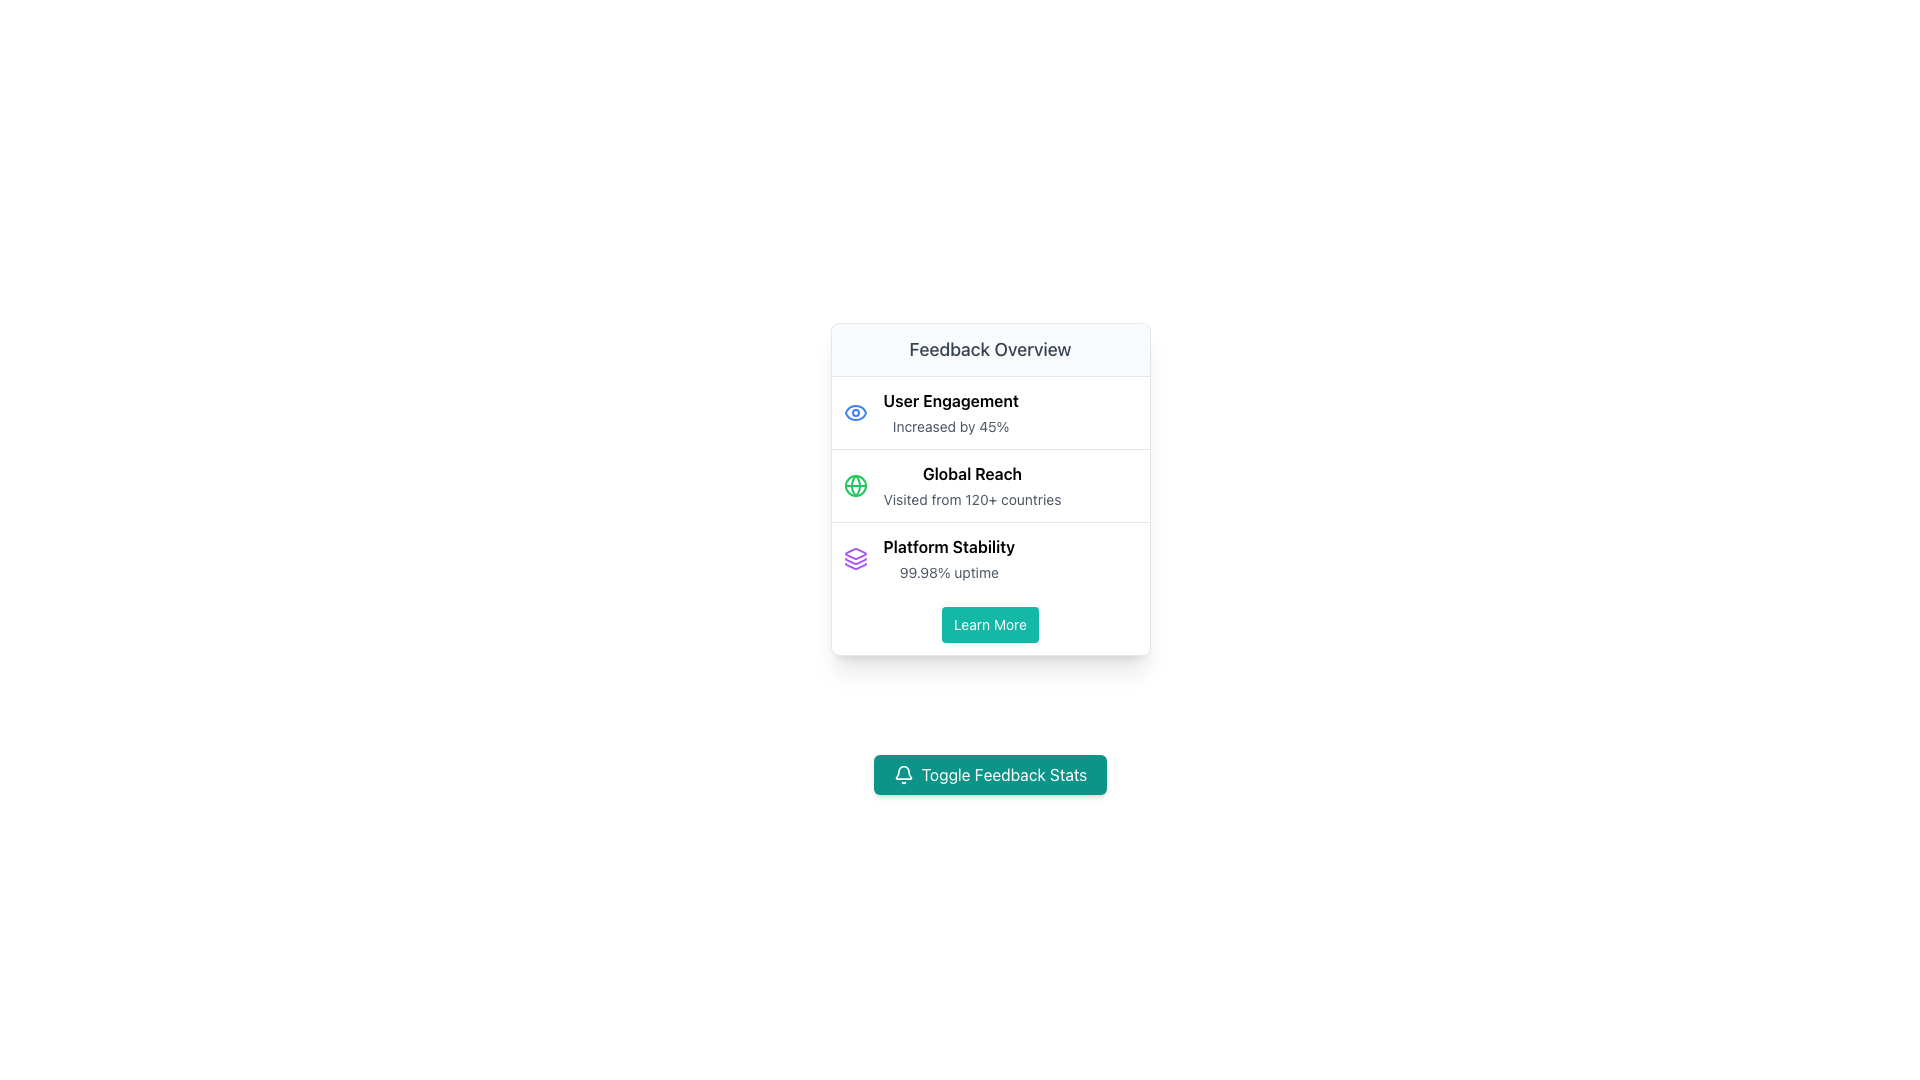 The image size is (1920, 1080). What do you see at coordinates (948, 573) in the screenshot?
I see `the text label displaying '99.98% uptime' located beneath the bold title 'Platform Stability' in the 'Feedback Overview' section` at bounding box center [948, 573].